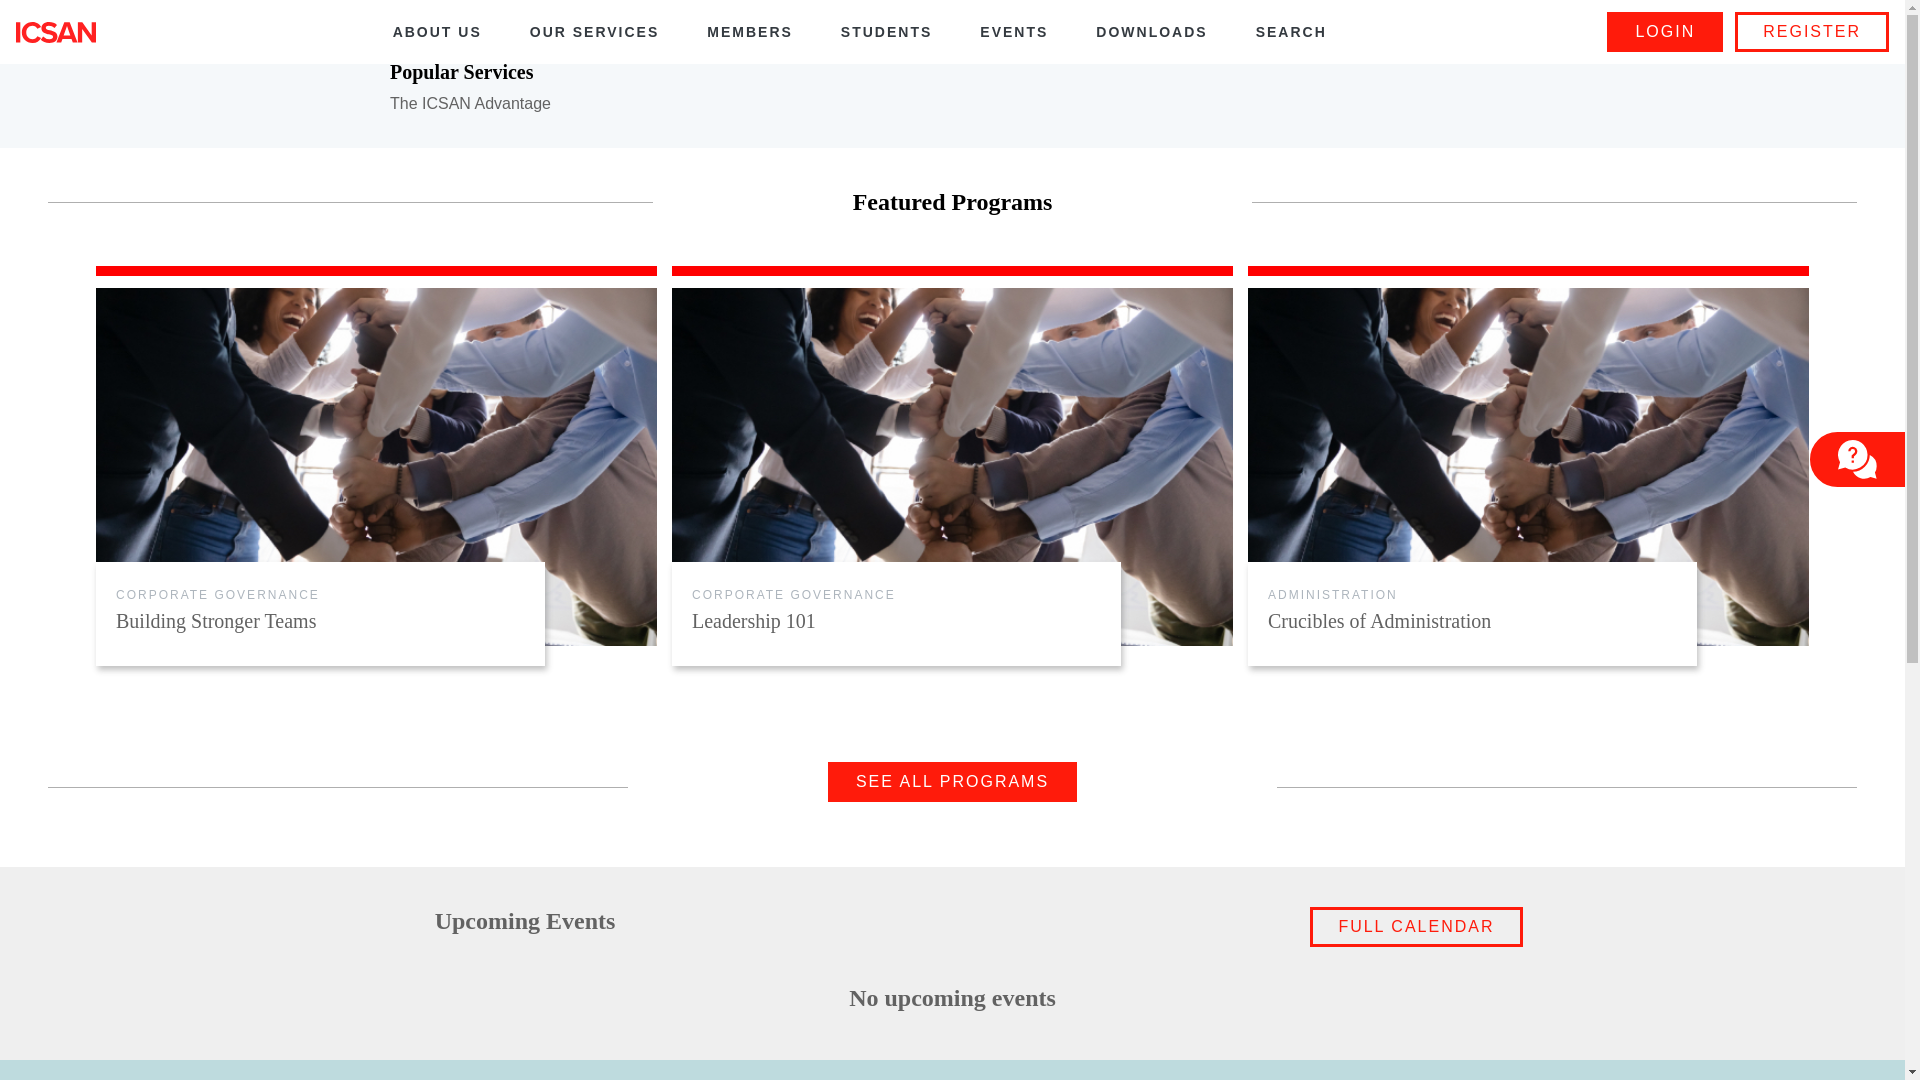  What do you see at coordinates (748, 32) in the screenshot?
I see `'MEMBERS'` at bounding box center [748, 32].